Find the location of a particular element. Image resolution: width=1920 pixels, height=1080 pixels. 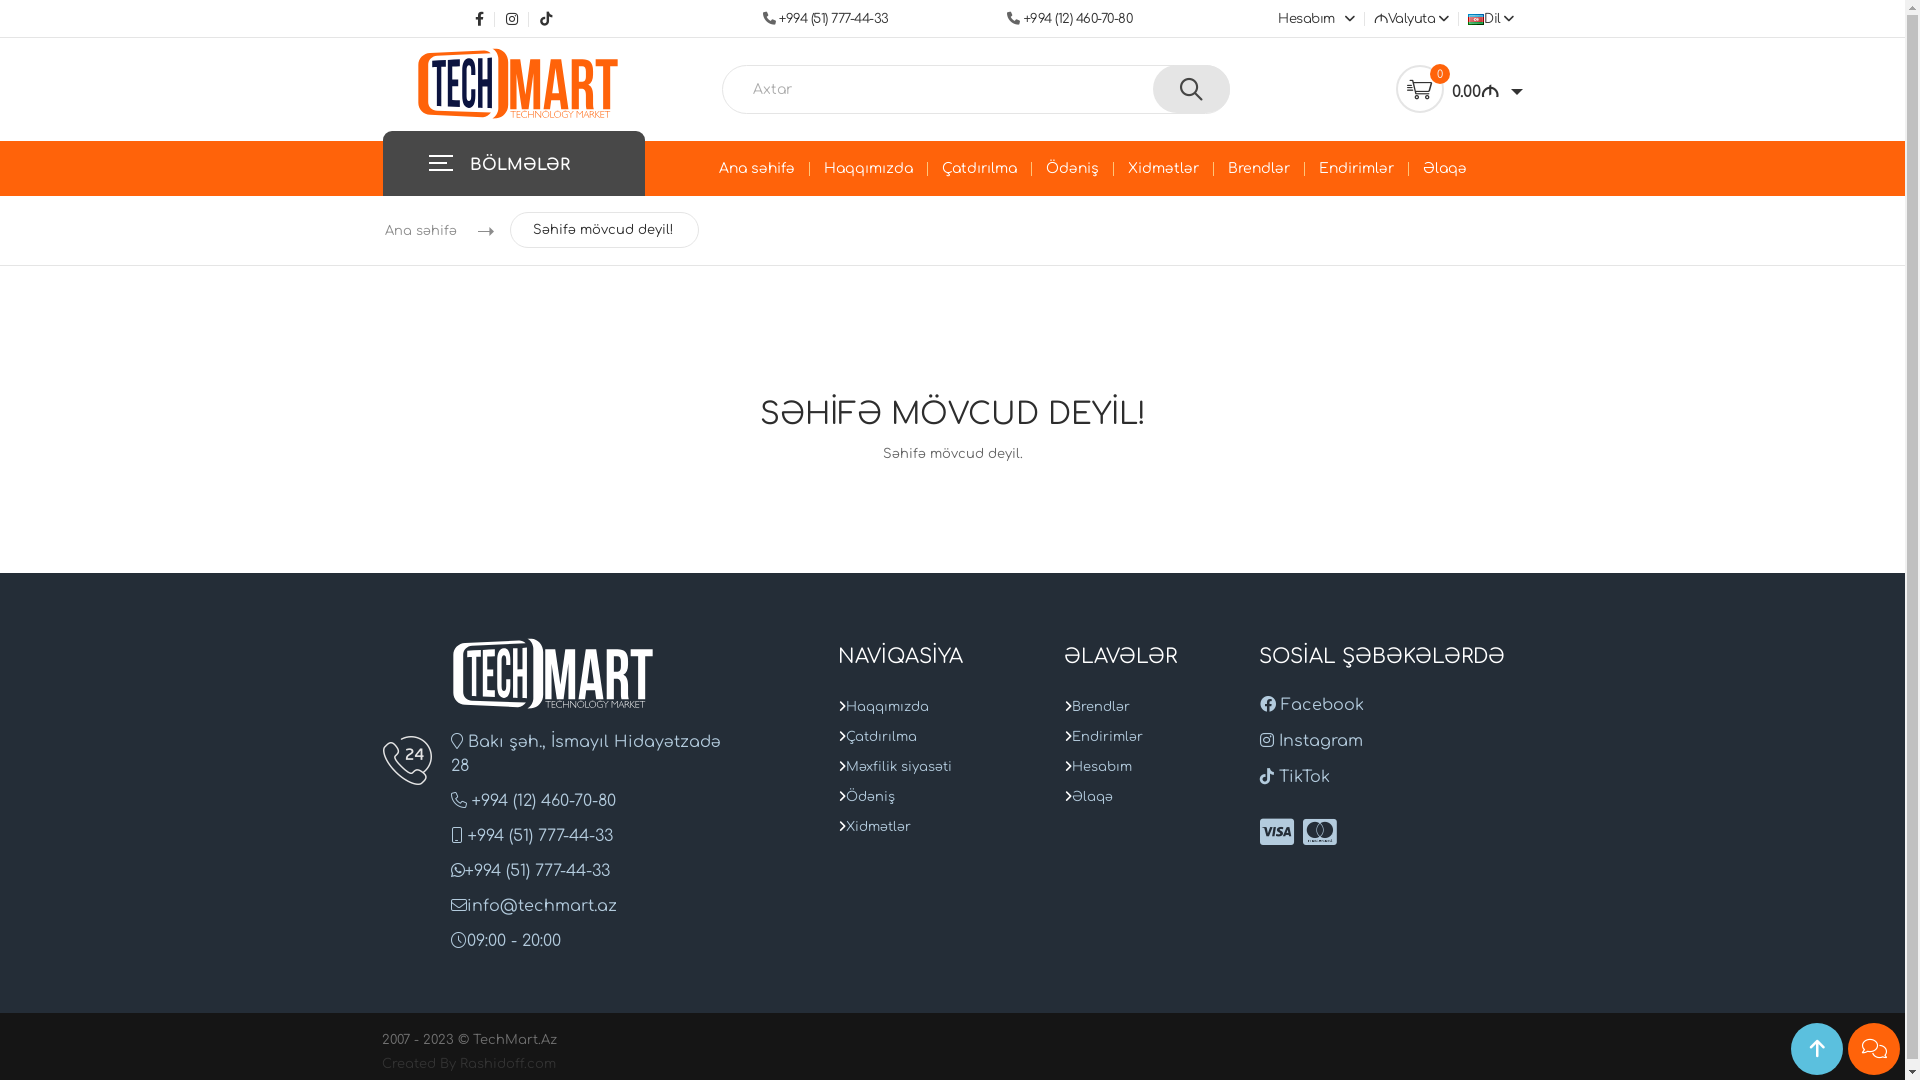

'+994 (12) 460-70-80' is located at coordinates (1076, 19).